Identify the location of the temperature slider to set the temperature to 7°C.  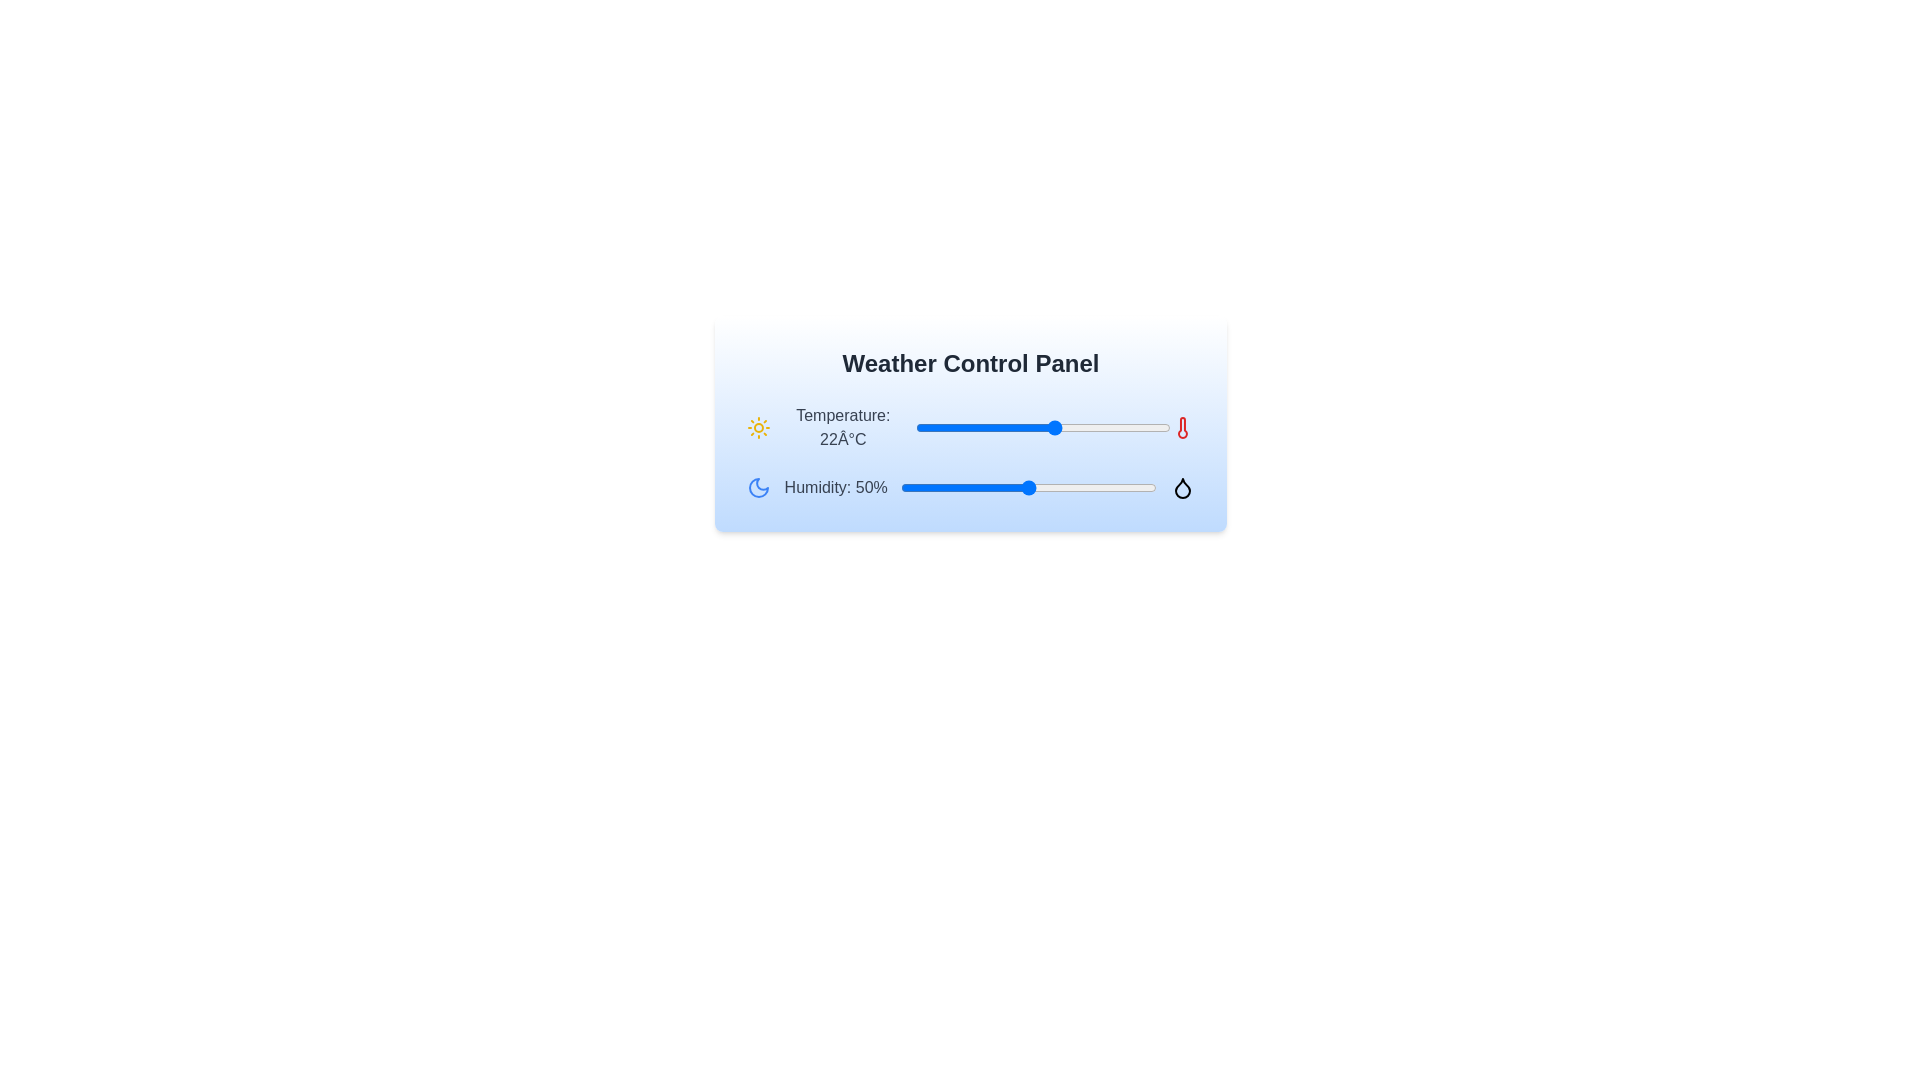
(960, 427).